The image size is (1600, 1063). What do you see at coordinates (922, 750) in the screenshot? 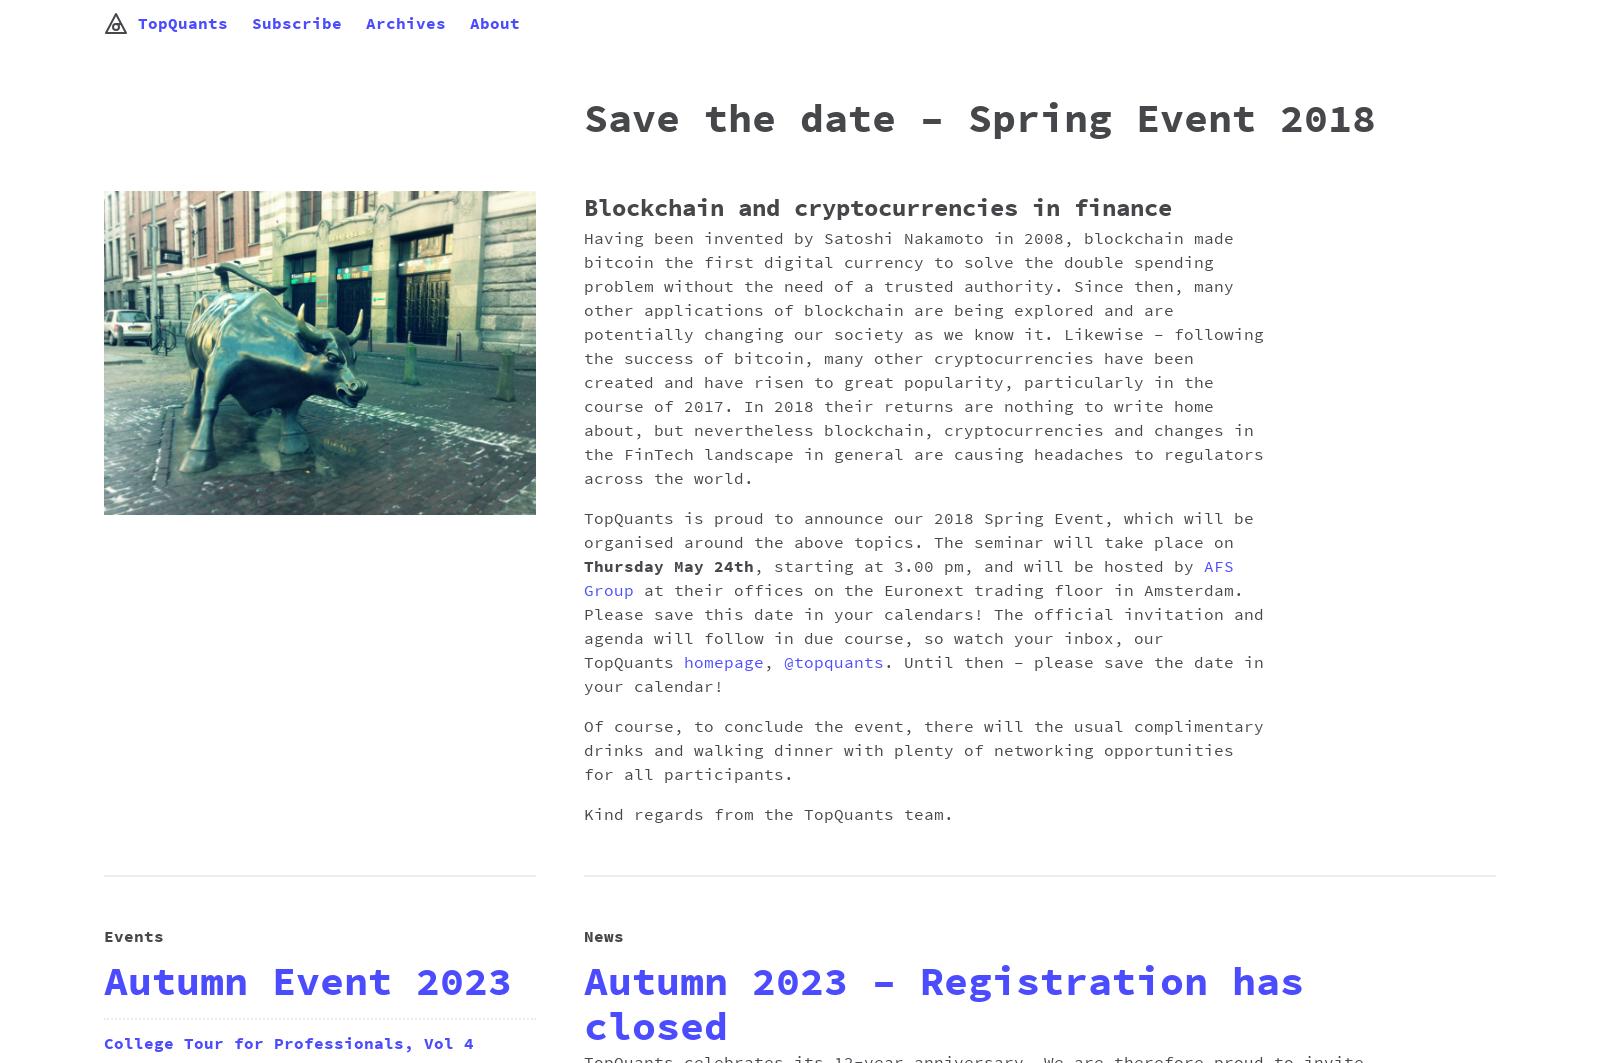
I see `'Of course, to conclude the event, there will the usual complimentary drinks and walking dinner with plenty of networking opportunities for all participants.'` at bounding box center [922, 750].